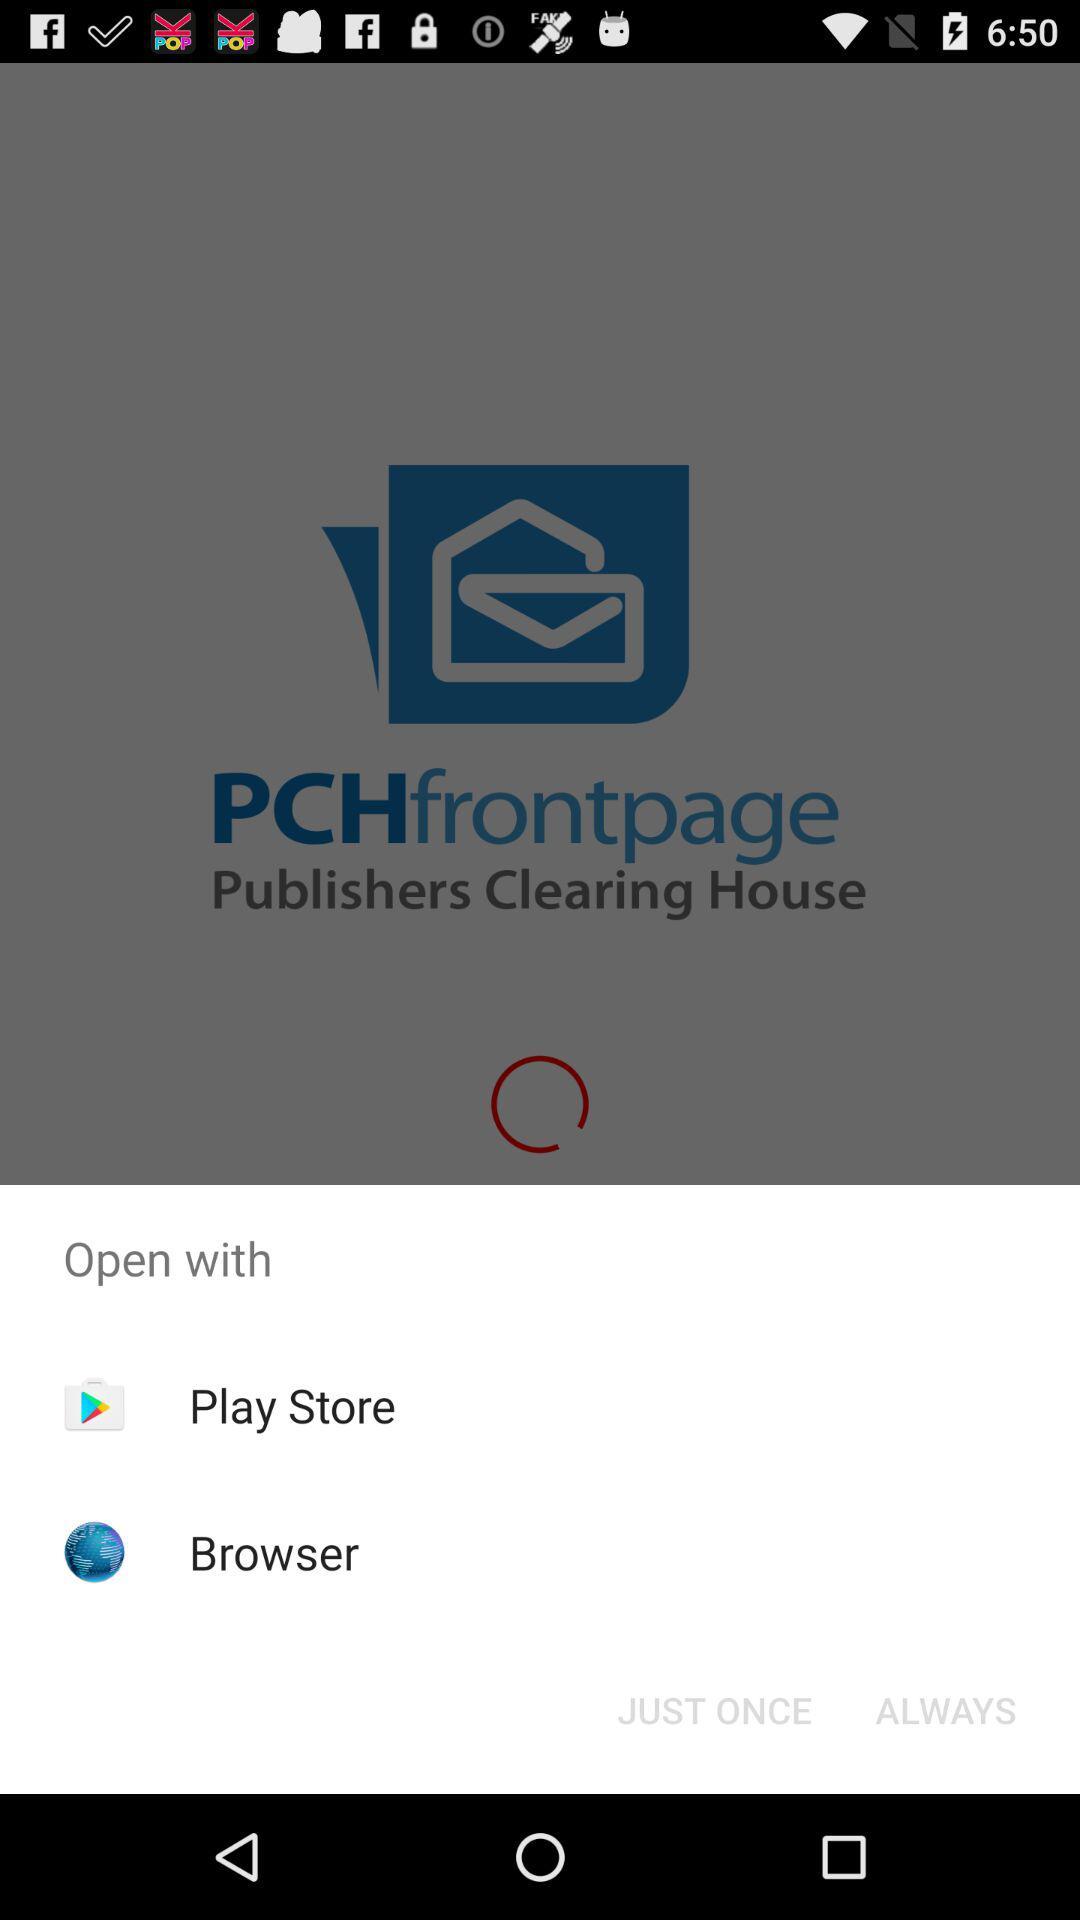 The width and height of the screenshot is (1080, 1920). Describe the element at coordinates (713, 1708) in the screenshot. I see `the just once item` at that location.